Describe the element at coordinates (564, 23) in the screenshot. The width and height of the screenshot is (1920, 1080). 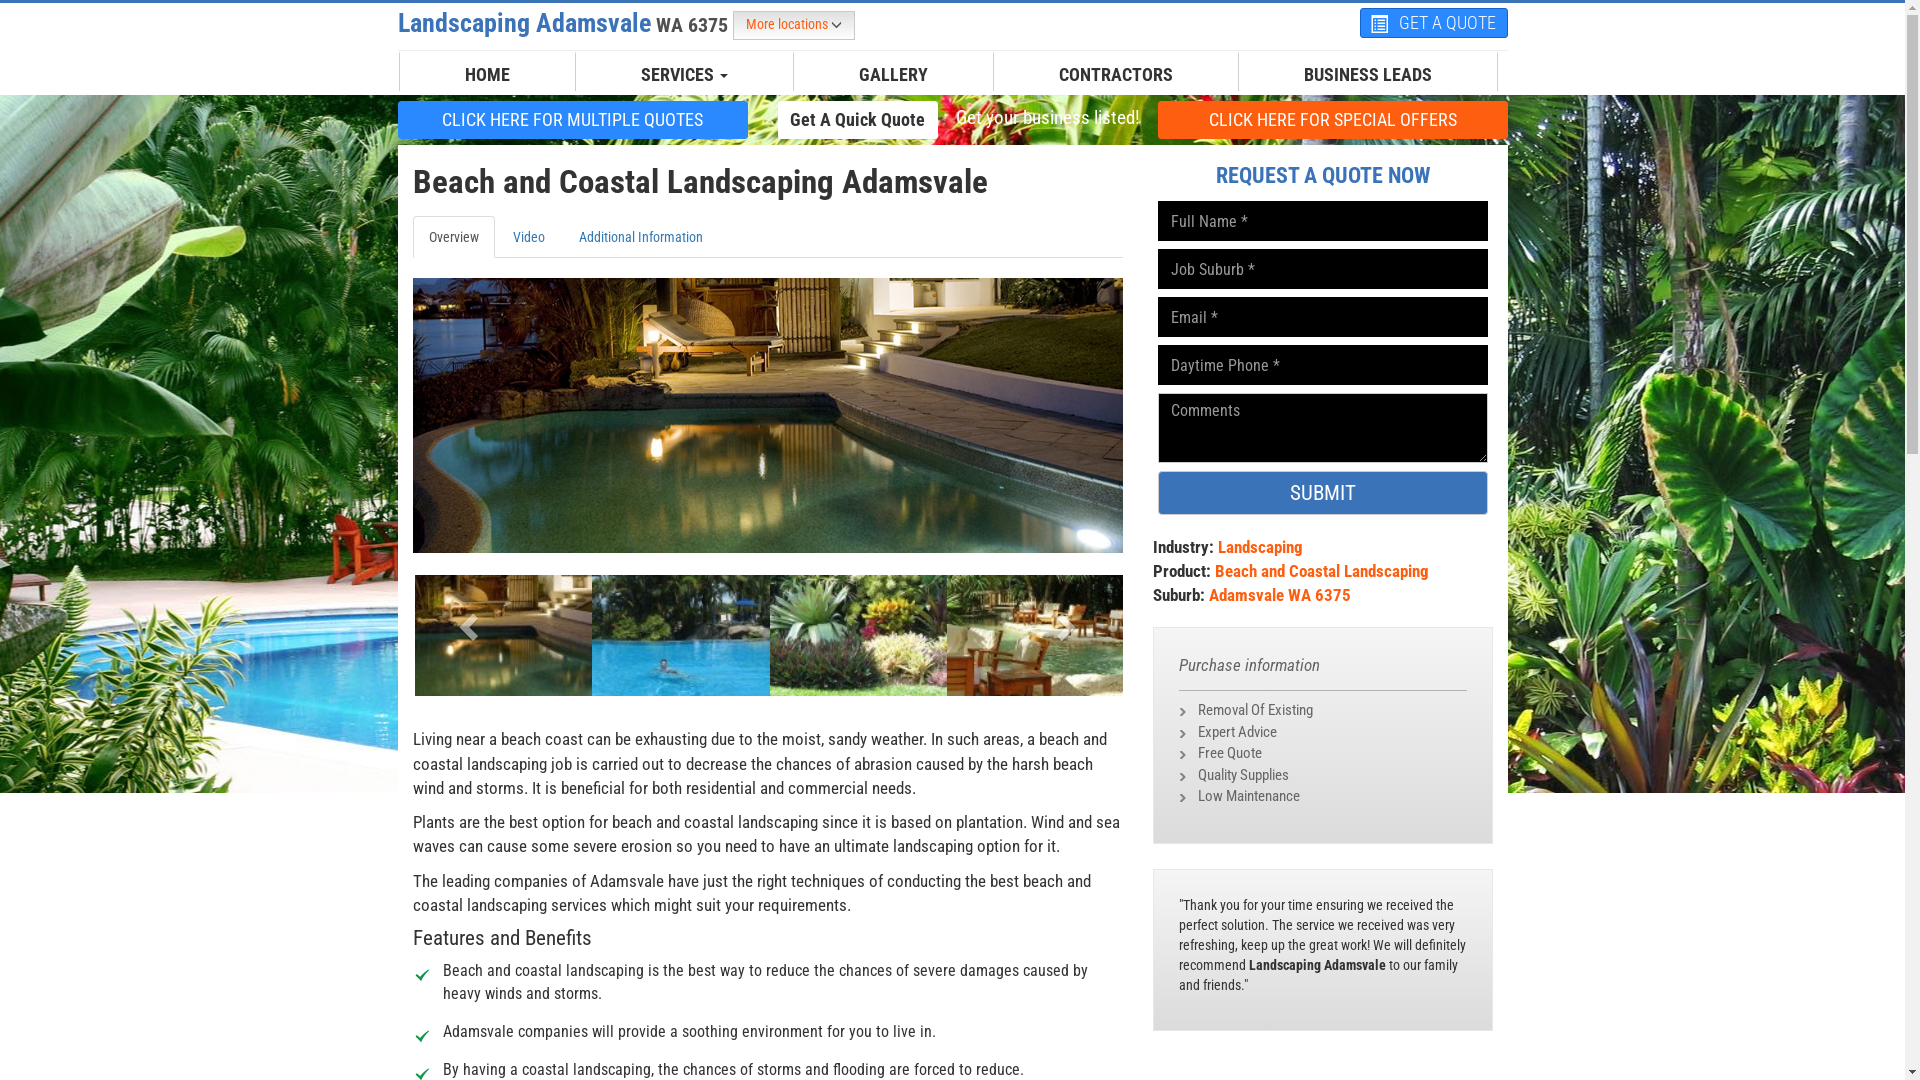
I see `'Landscaping Adamsvale WA 6375'` at that location.